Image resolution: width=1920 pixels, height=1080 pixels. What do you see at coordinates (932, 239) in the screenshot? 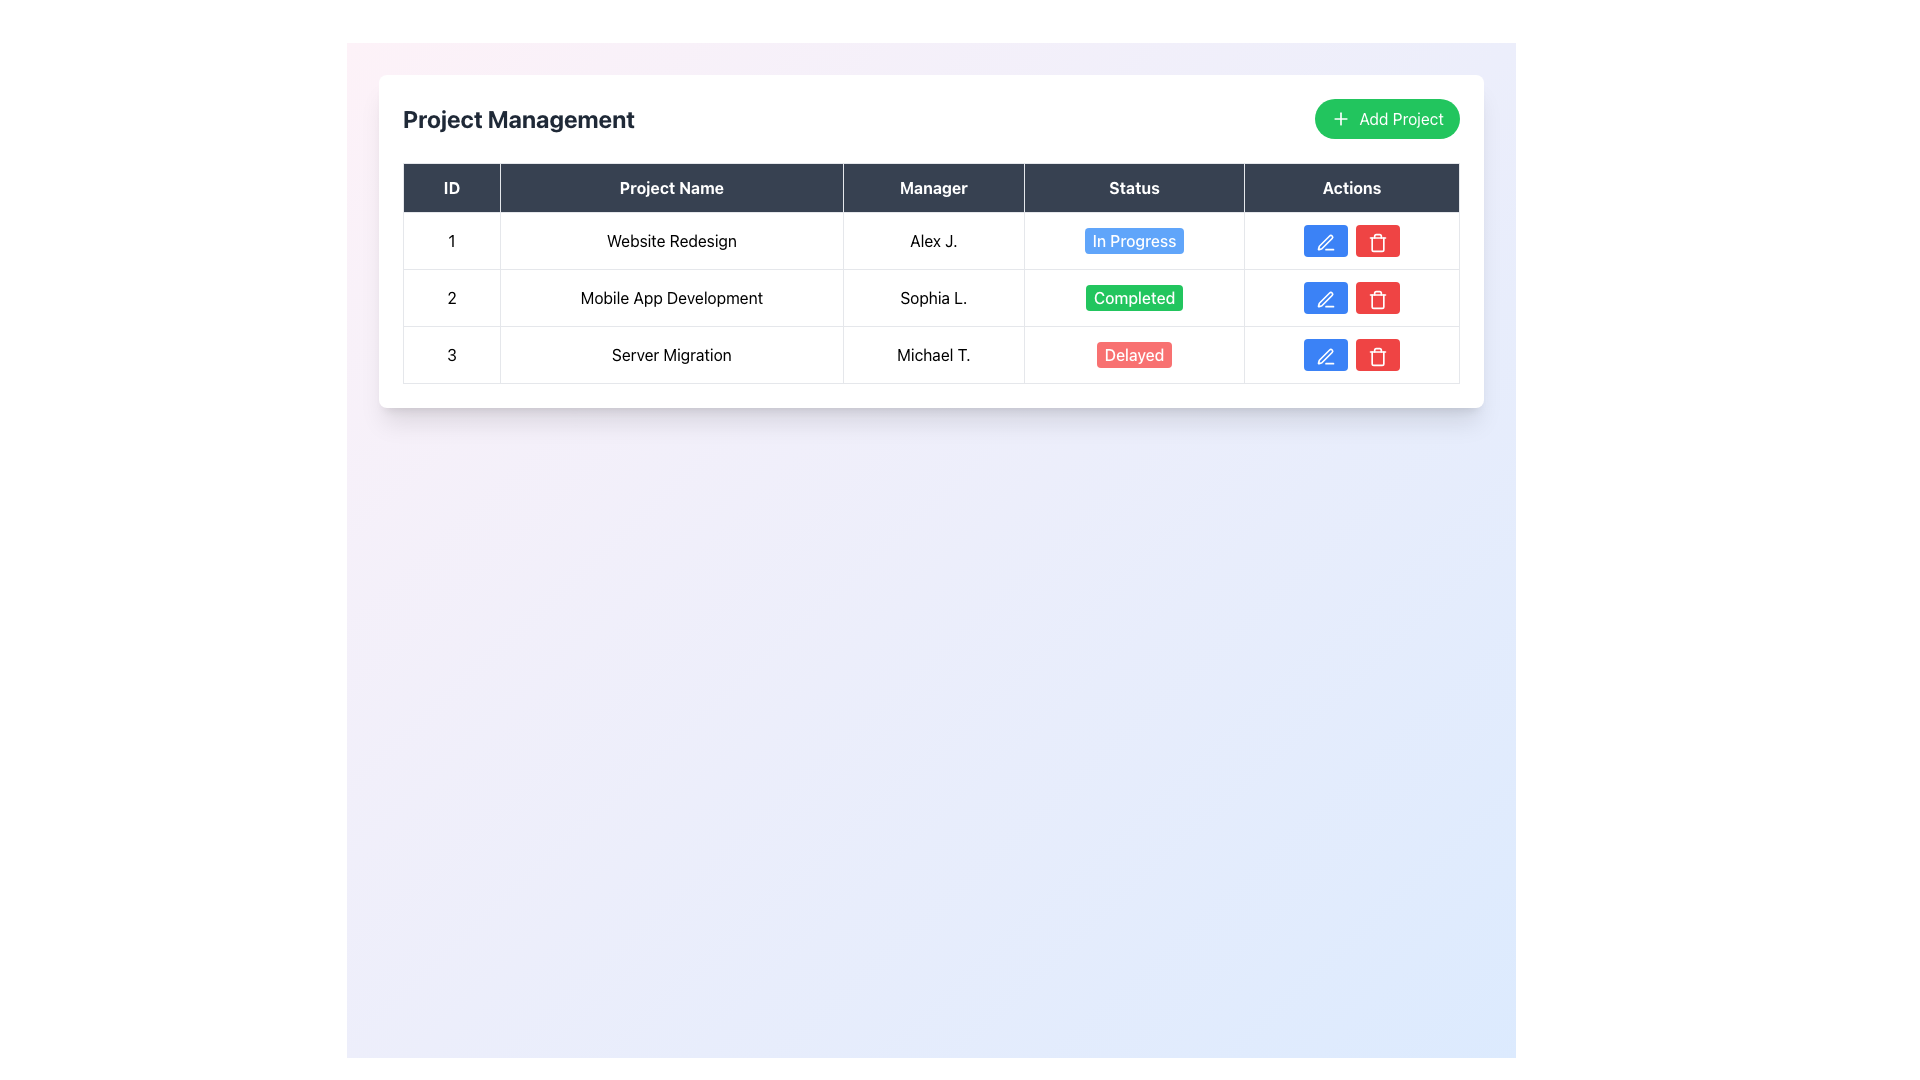
I see `the text label element that reads 'Alex J.' located in the third column of the first row of the table under the 'Manager' column, positioned between 'Website Redesign' and 'In Progress'` at bounding box center [932, 239].